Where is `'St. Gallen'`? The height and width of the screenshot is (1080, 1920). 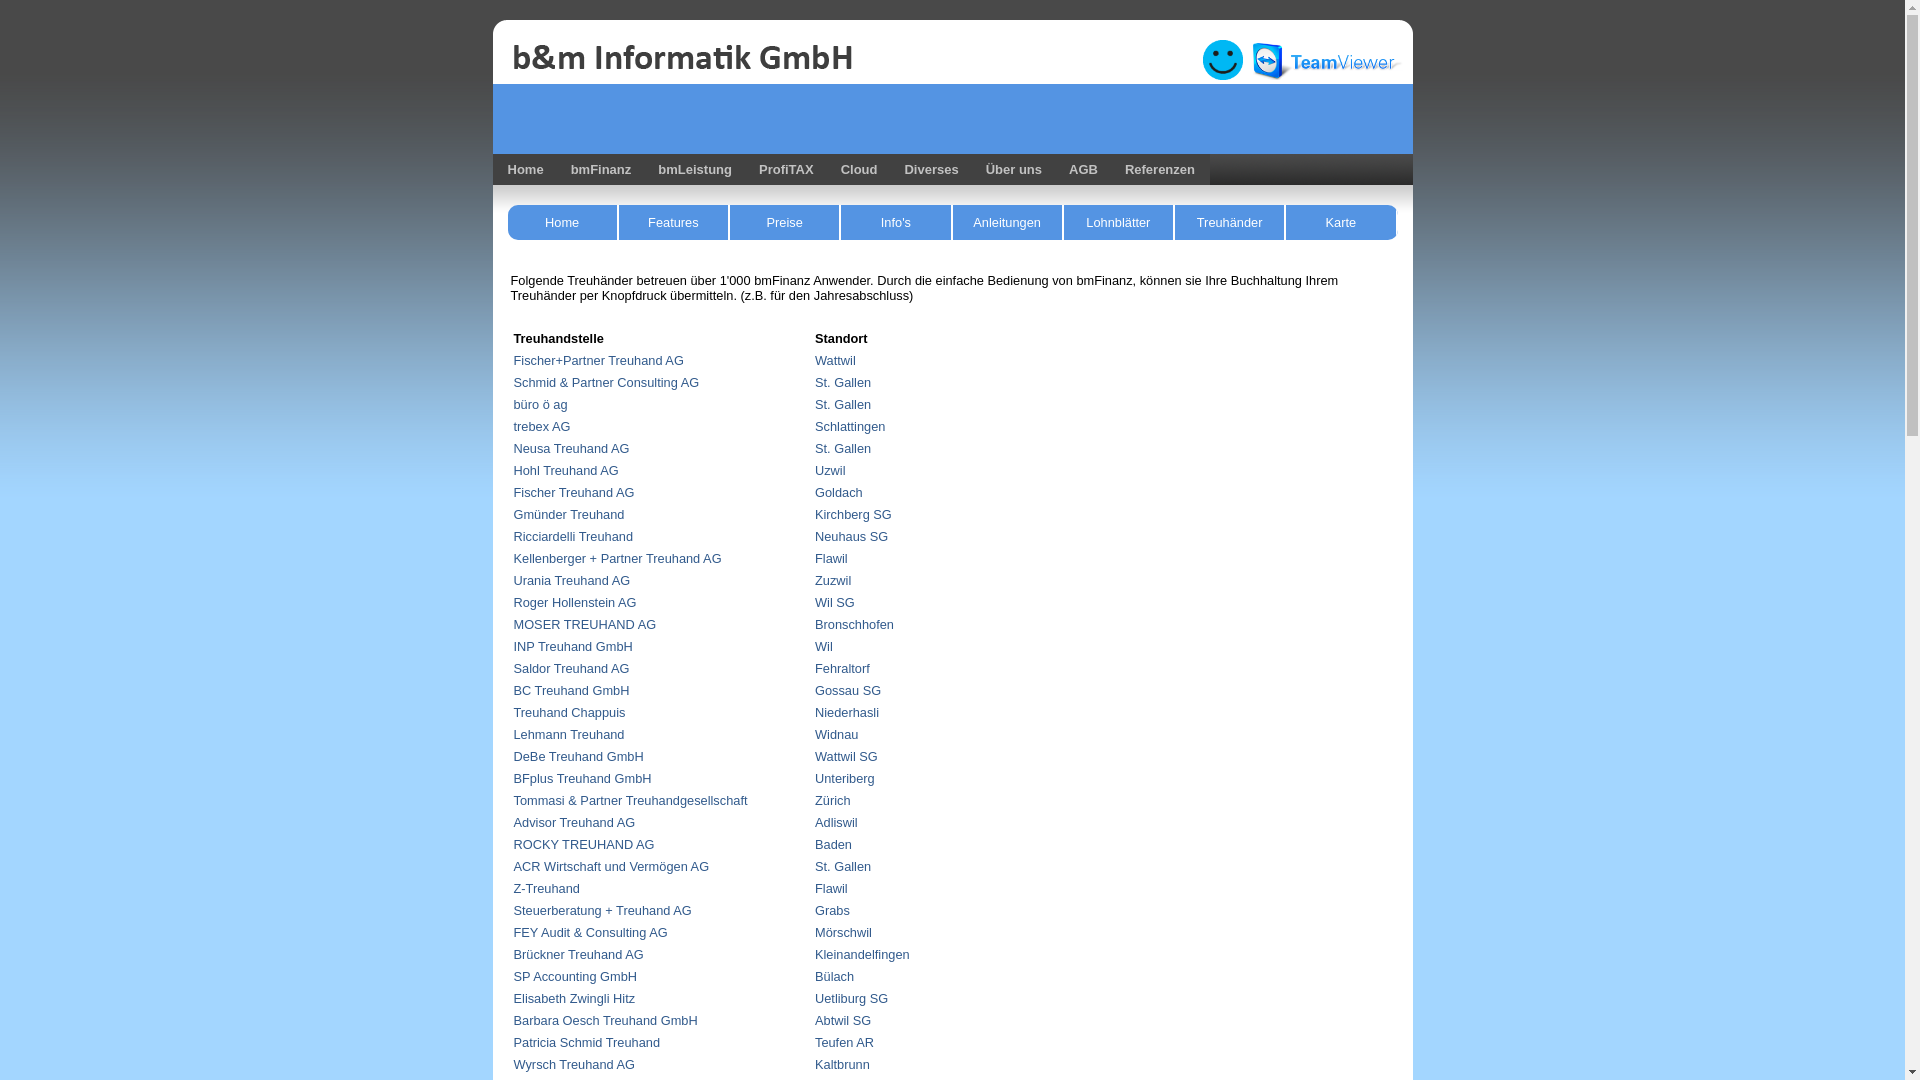
'St. Gallen' is located at coordinates (843, 404).